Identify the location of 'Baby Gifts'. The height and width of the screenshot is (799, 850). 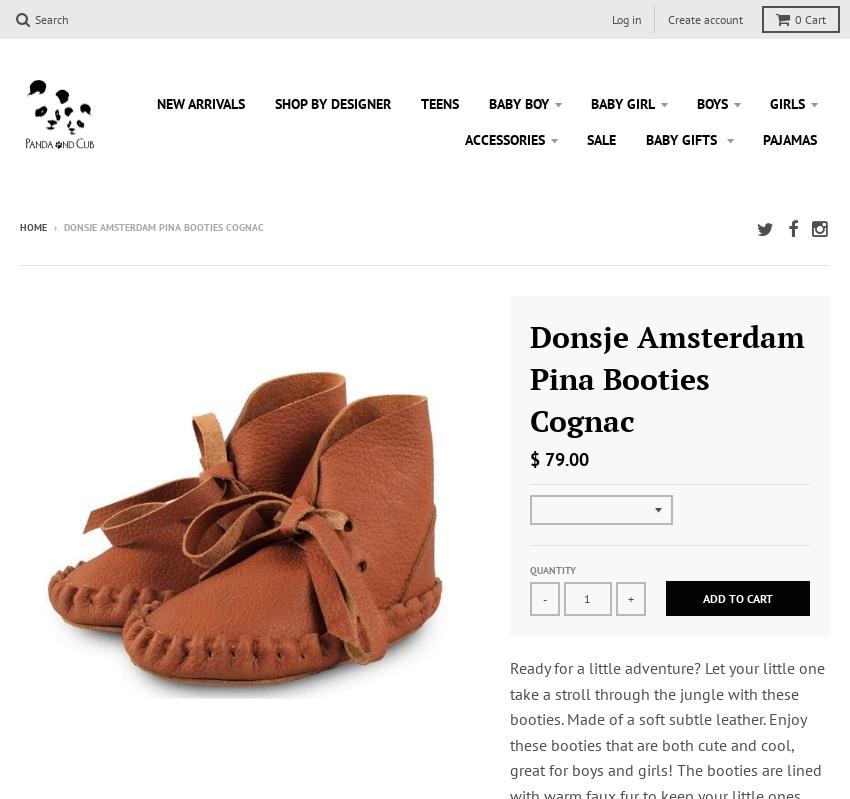
(682, 139).